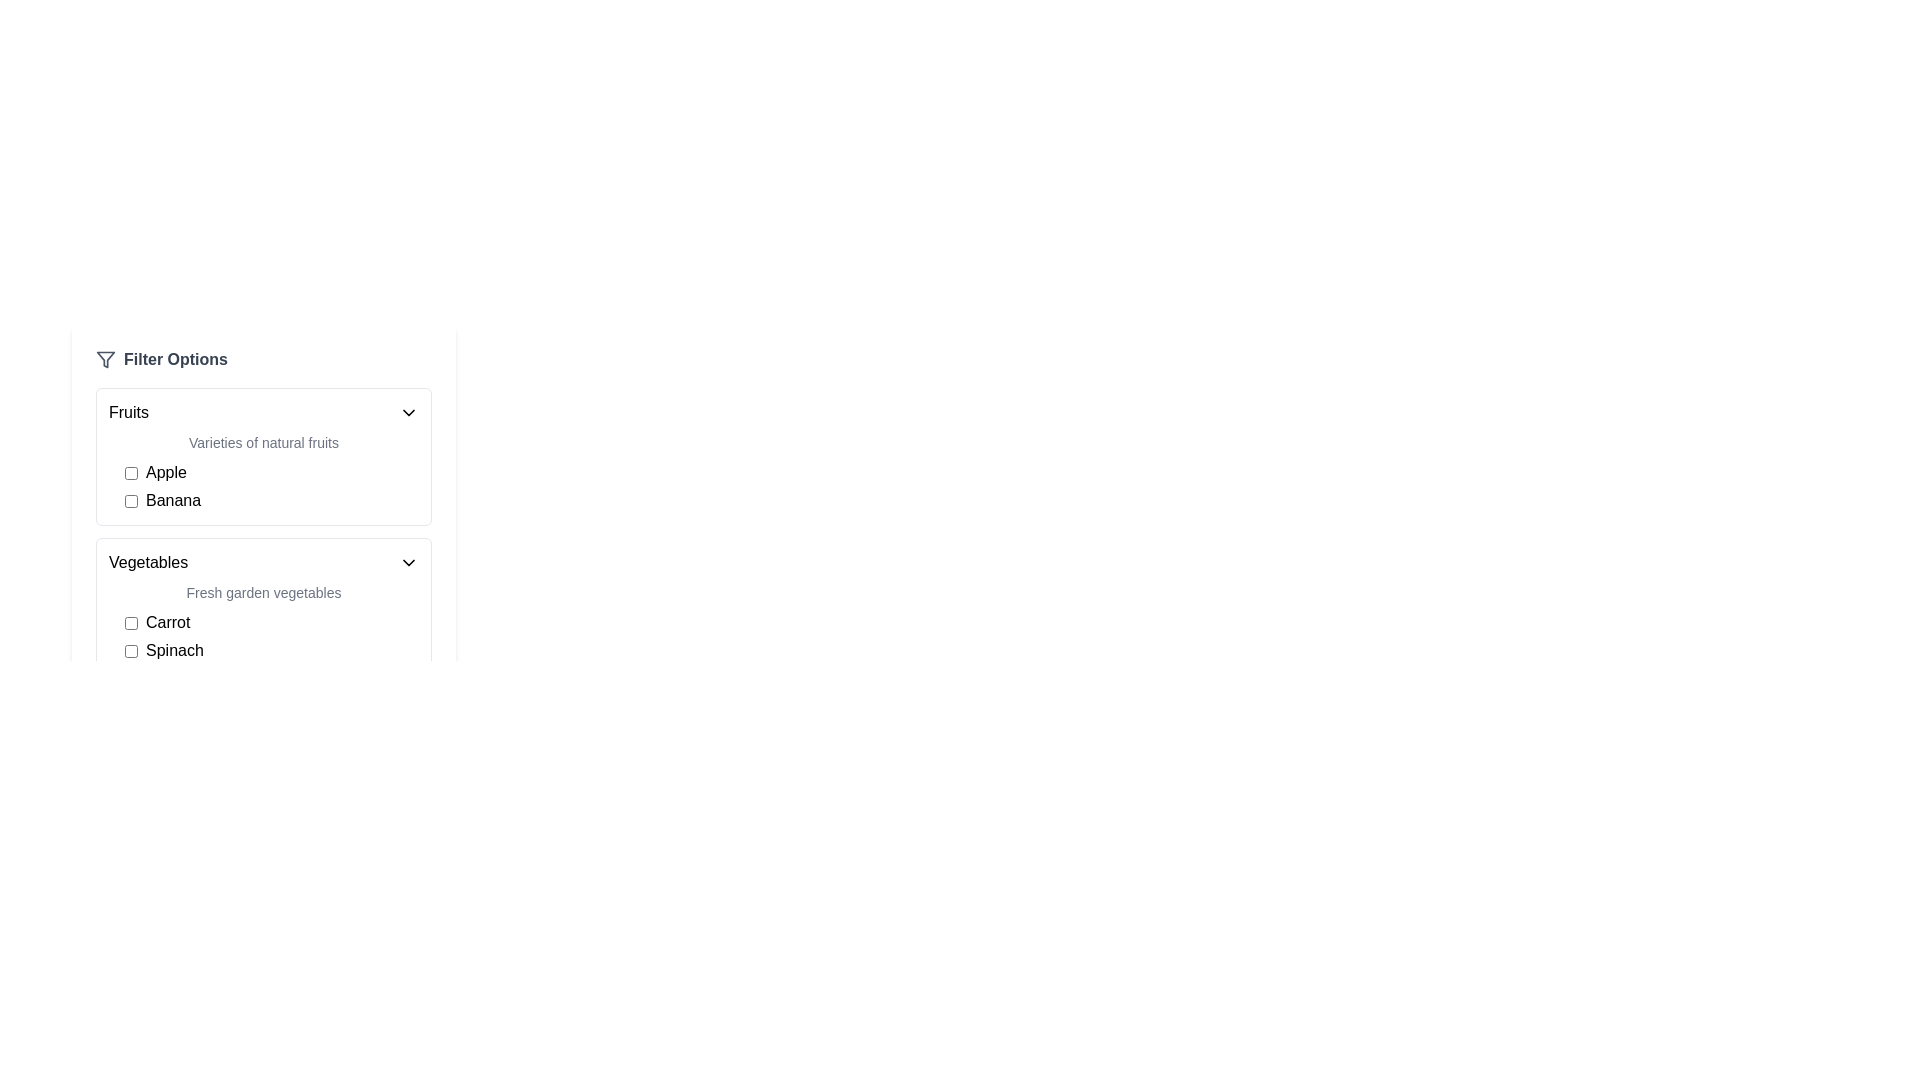 The height and width of the screenshot is (1080, 1920). I want to click on the label text 'Spinach' located next to the checkbox in the 'Vegetables' section of the filter menu, which is the second item in this category, so click(174, 651).